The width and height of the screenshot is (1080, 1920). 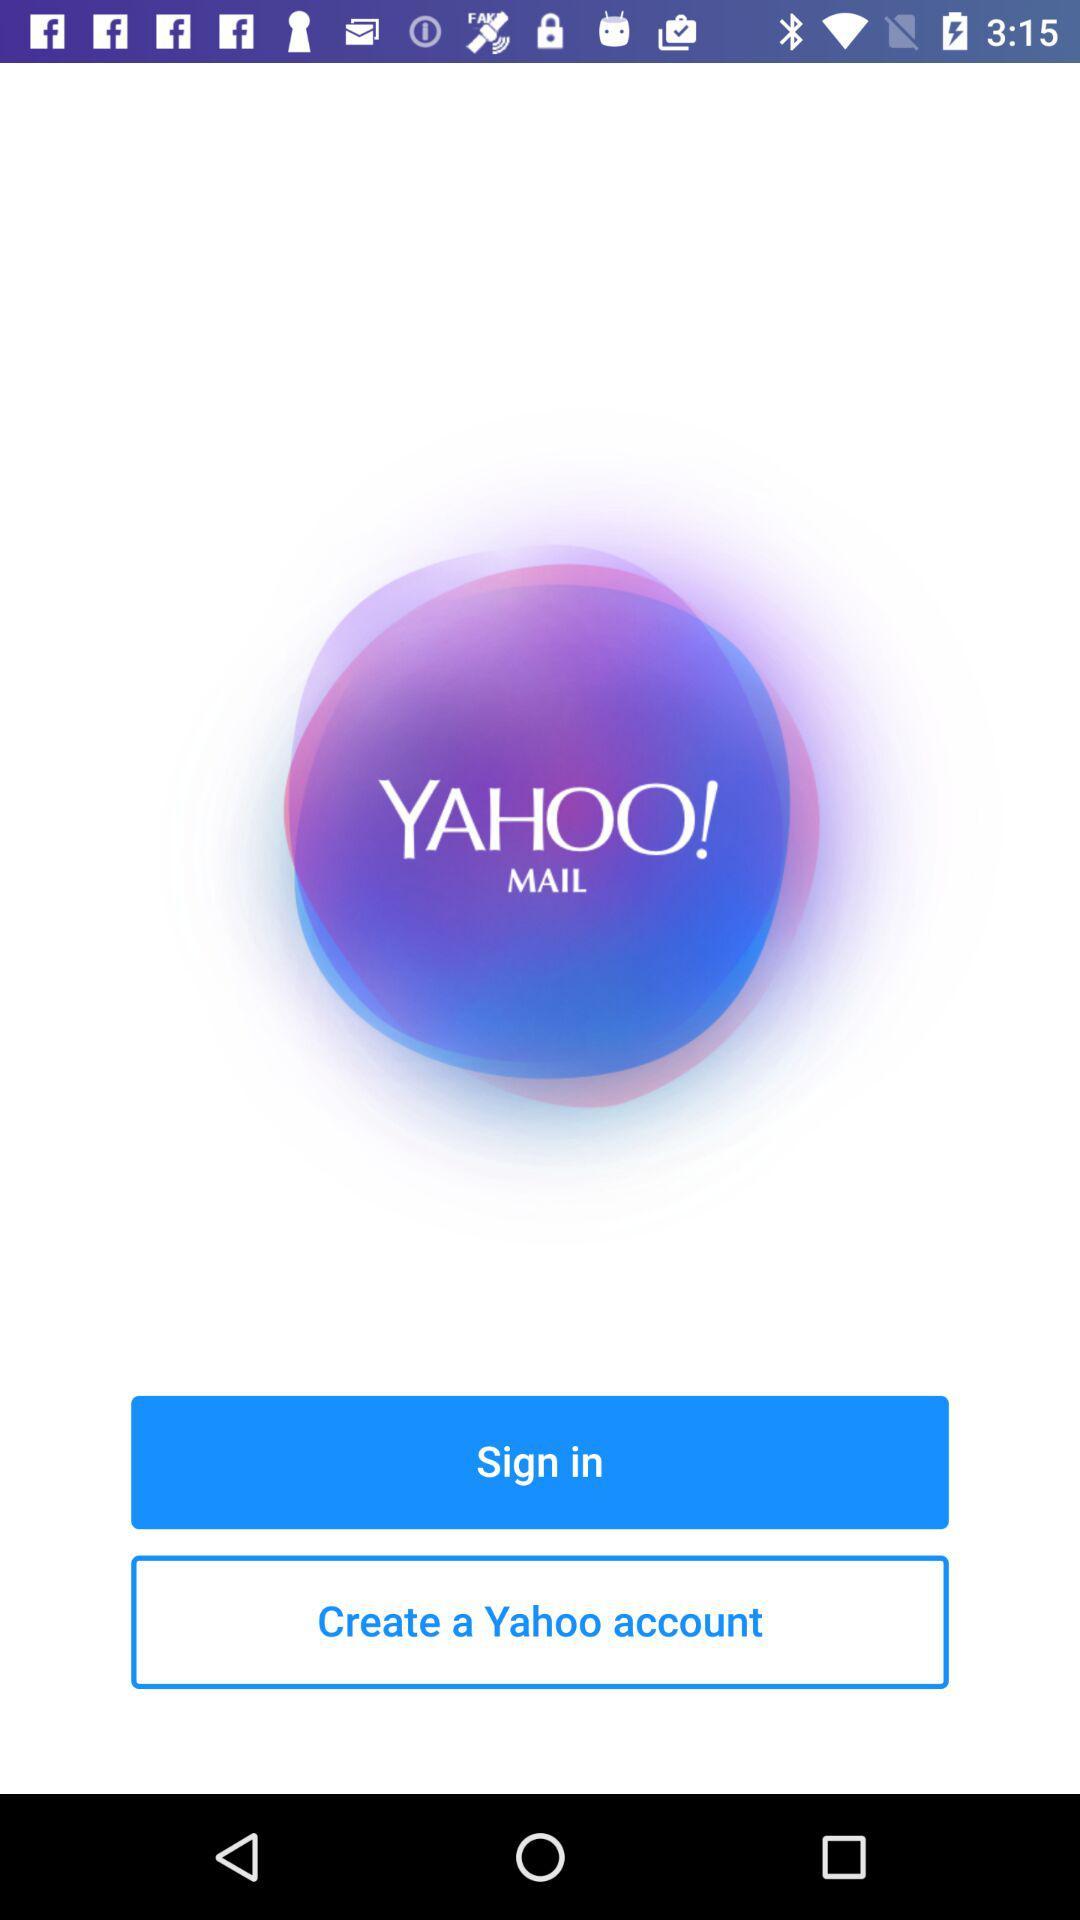 What do you see at coordinates (540, 1622) in the screenshot?
I see `the create a yahoo item` at bounding box center [540, 1622].